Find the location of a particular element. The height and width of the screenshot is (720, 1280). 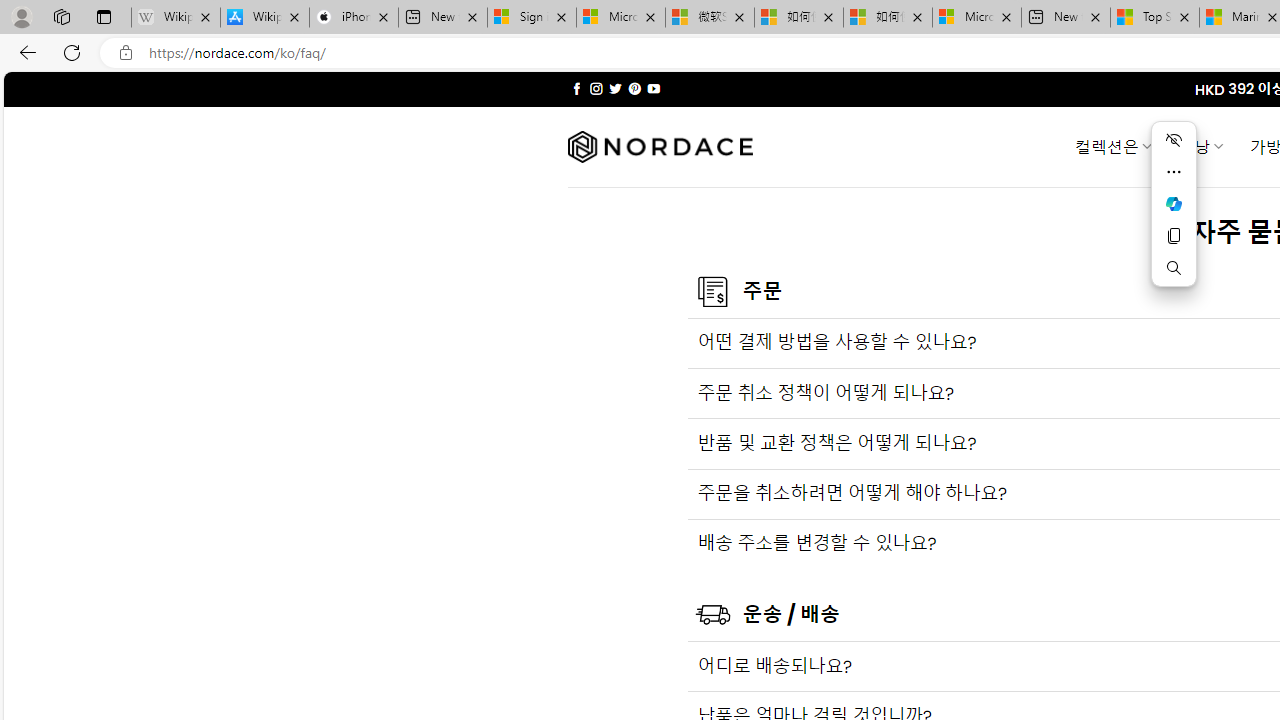

'iPhone - Apple' is located at coordinates (353, 17).